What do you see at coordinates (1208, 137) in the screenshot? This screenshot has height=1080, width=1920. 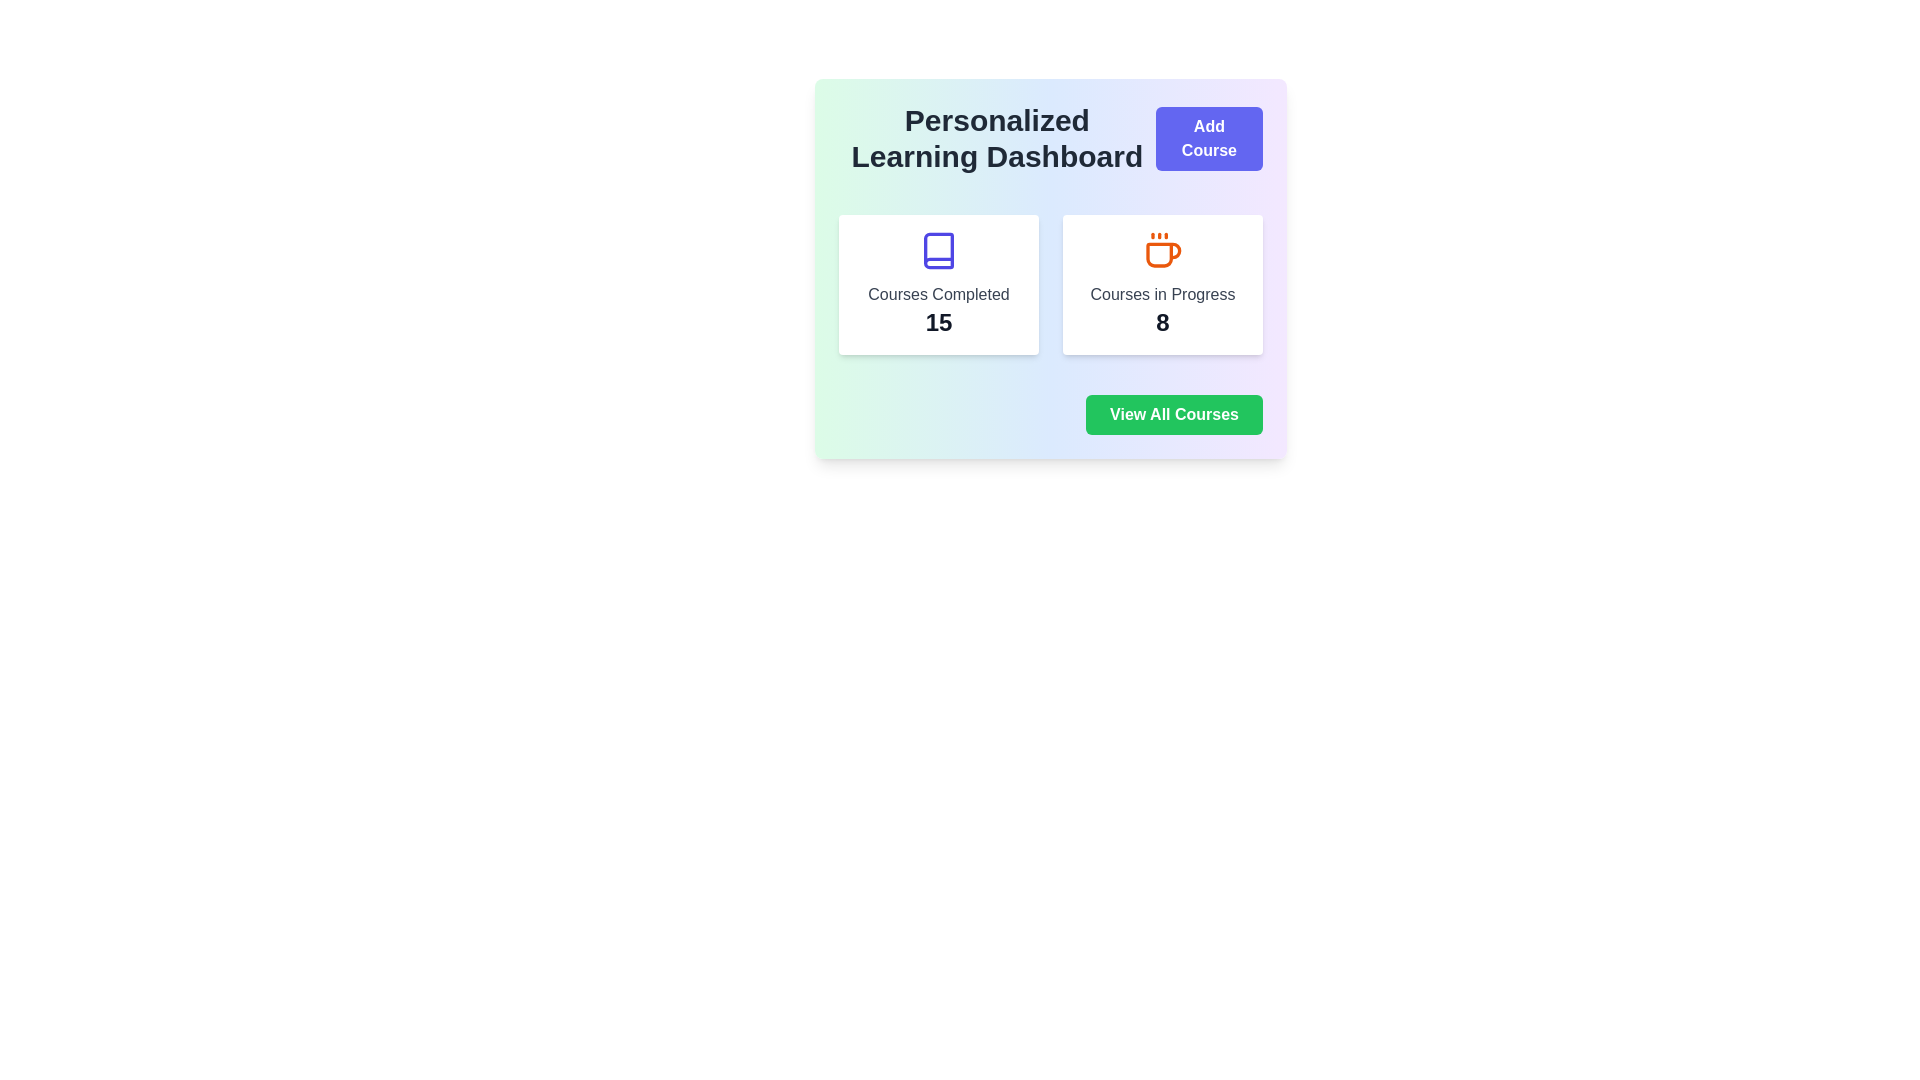 I see `the 'Add New Course' button located in the upper-right corner of the 'Personalized Learning Dashboard' to observe its hover effect` at bounding box center [1208, 137].